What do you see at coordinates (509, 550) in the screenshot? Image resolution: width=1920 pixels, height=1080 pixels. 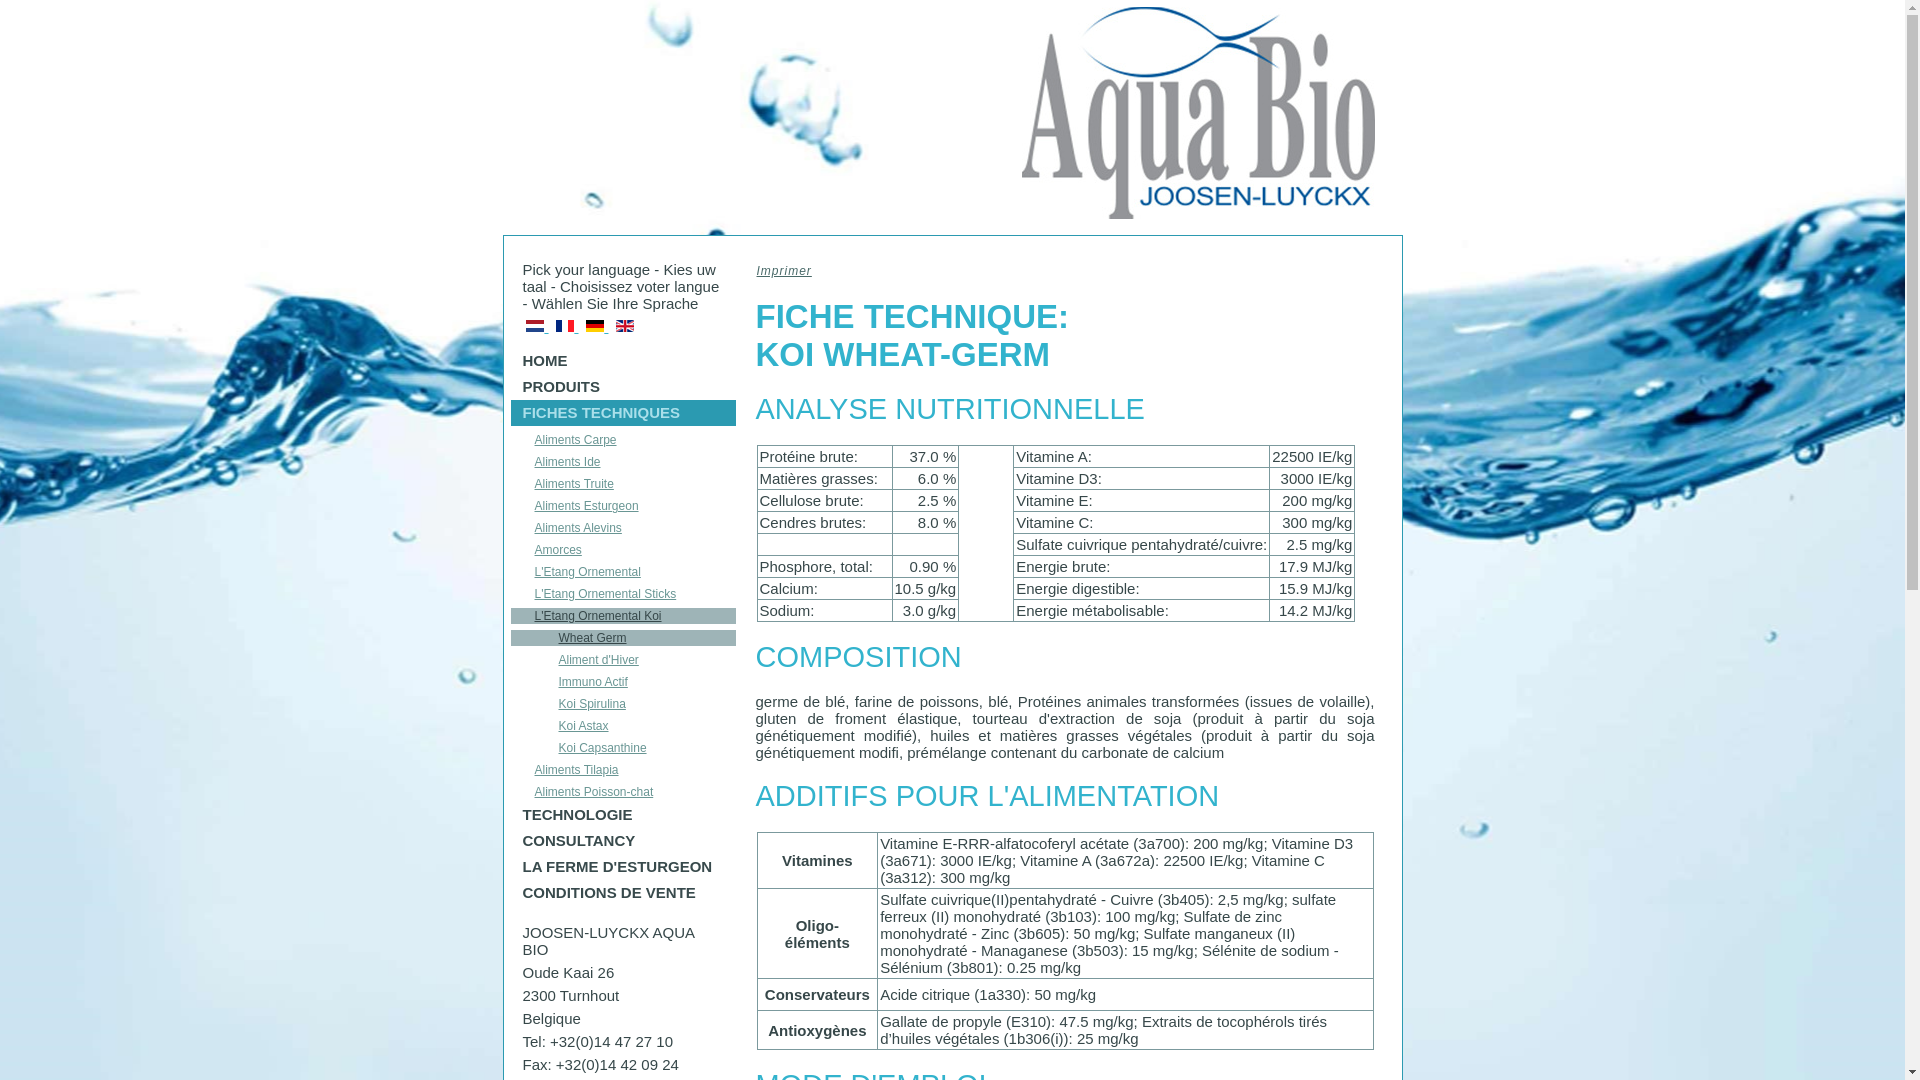 I see `'Amorces'` at bounding box center [509, 550].